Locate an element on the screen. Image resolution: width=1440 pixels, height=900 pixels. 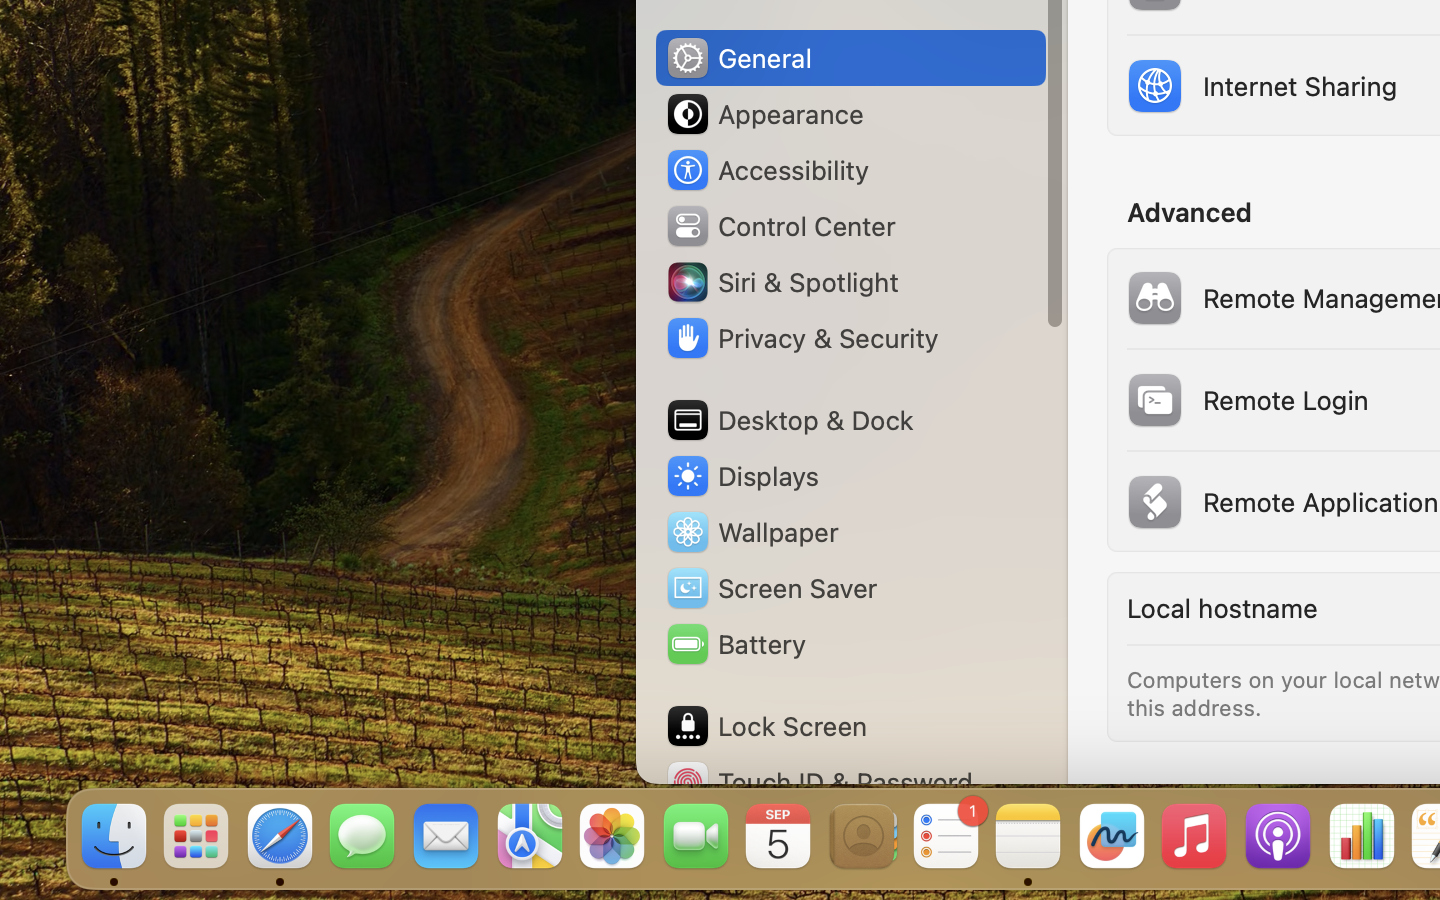
'Wallpaper' is located at coordinates (749, 530).